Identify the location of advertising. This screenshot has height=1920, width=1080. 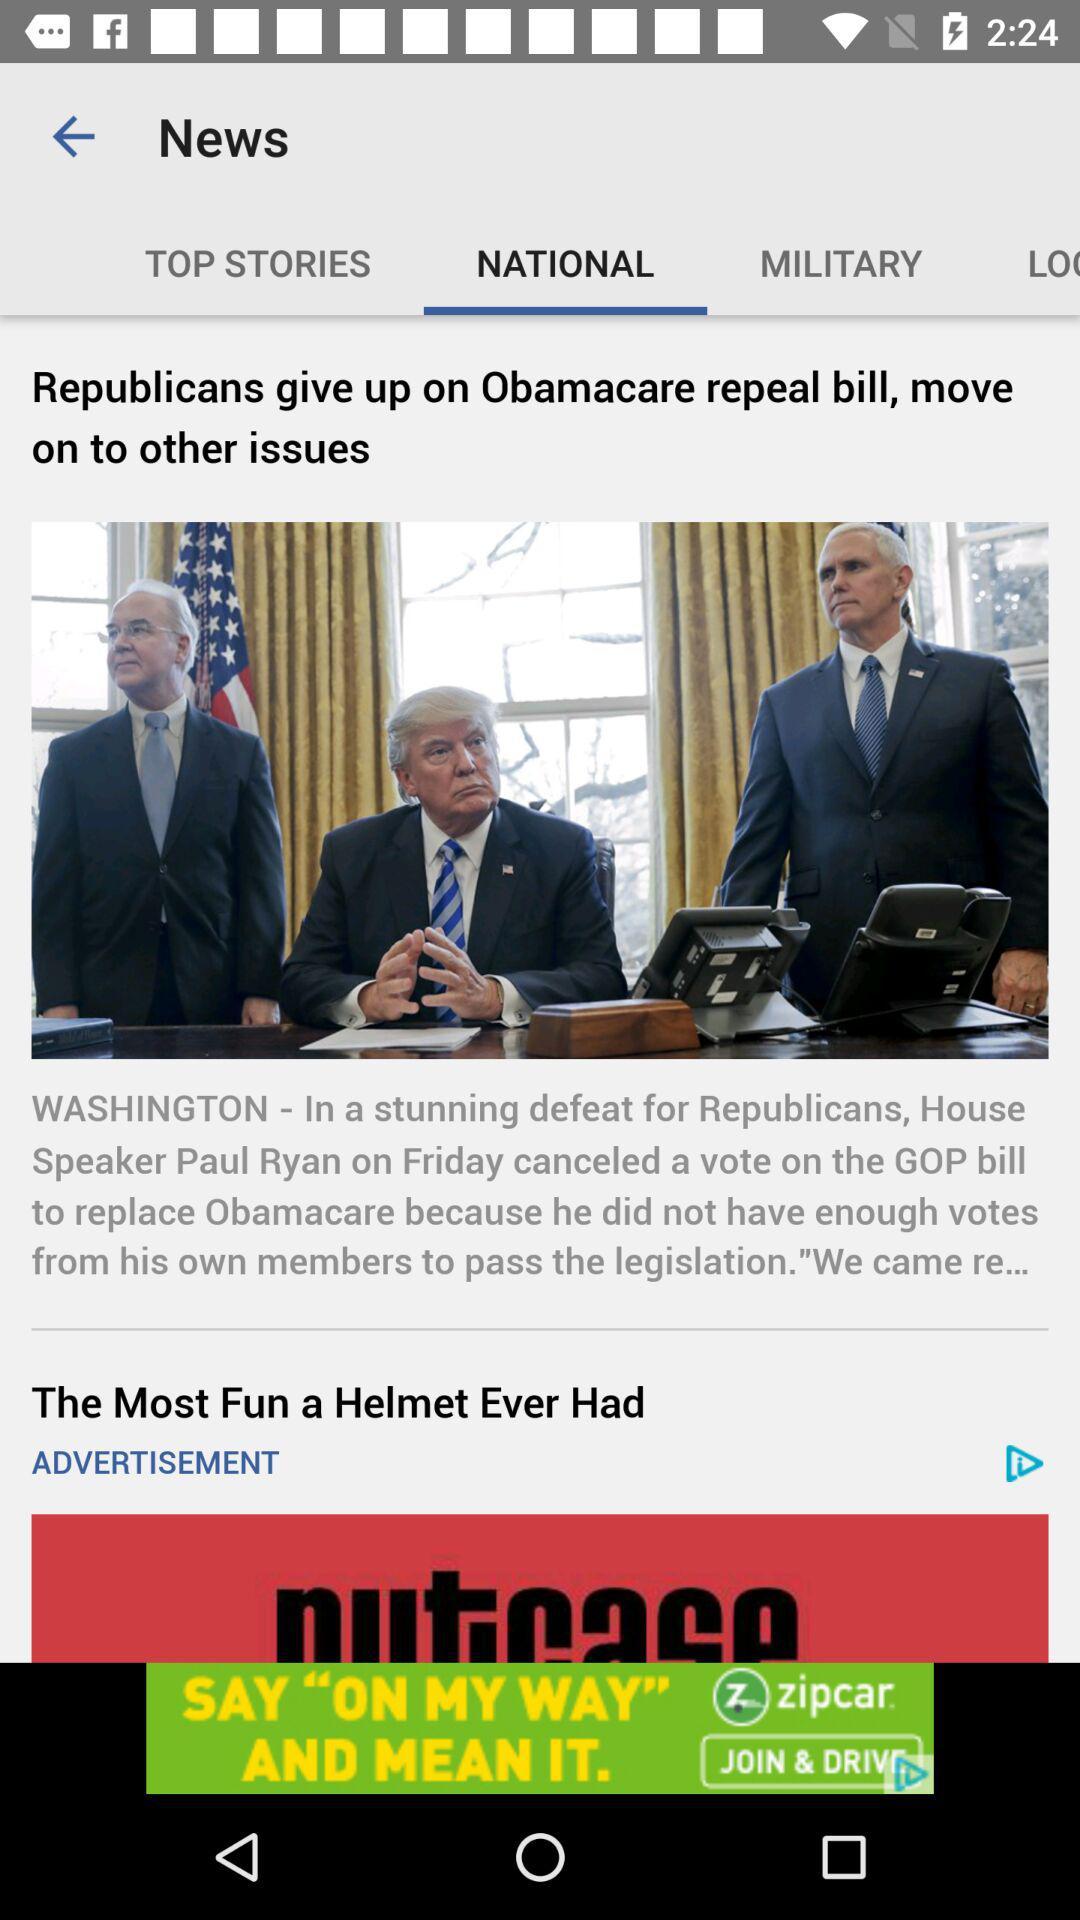
(540, 1587).